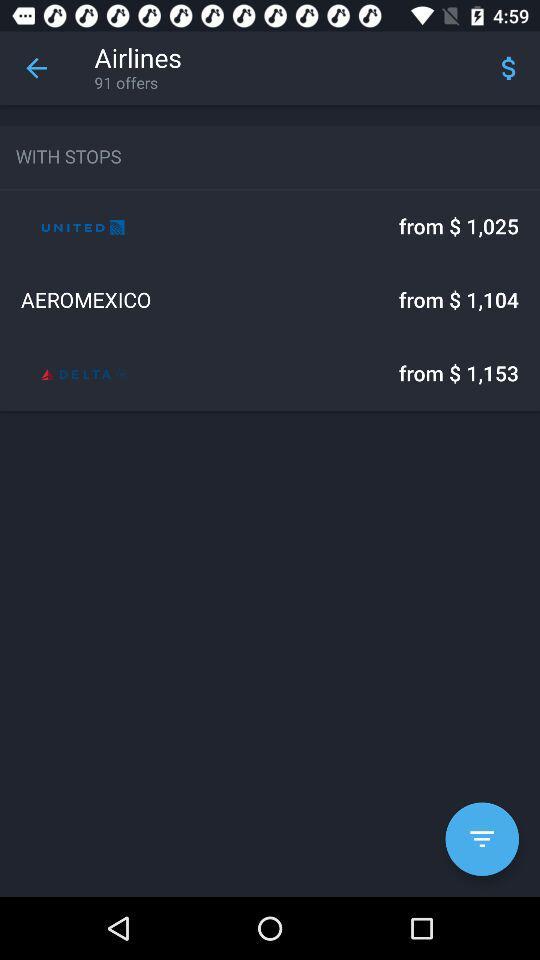 The height and width of the screenshot is (960, 540). Describe the element at coordinates (36, 68) in the screenshot. I see `item to the left of airlines` at that location.